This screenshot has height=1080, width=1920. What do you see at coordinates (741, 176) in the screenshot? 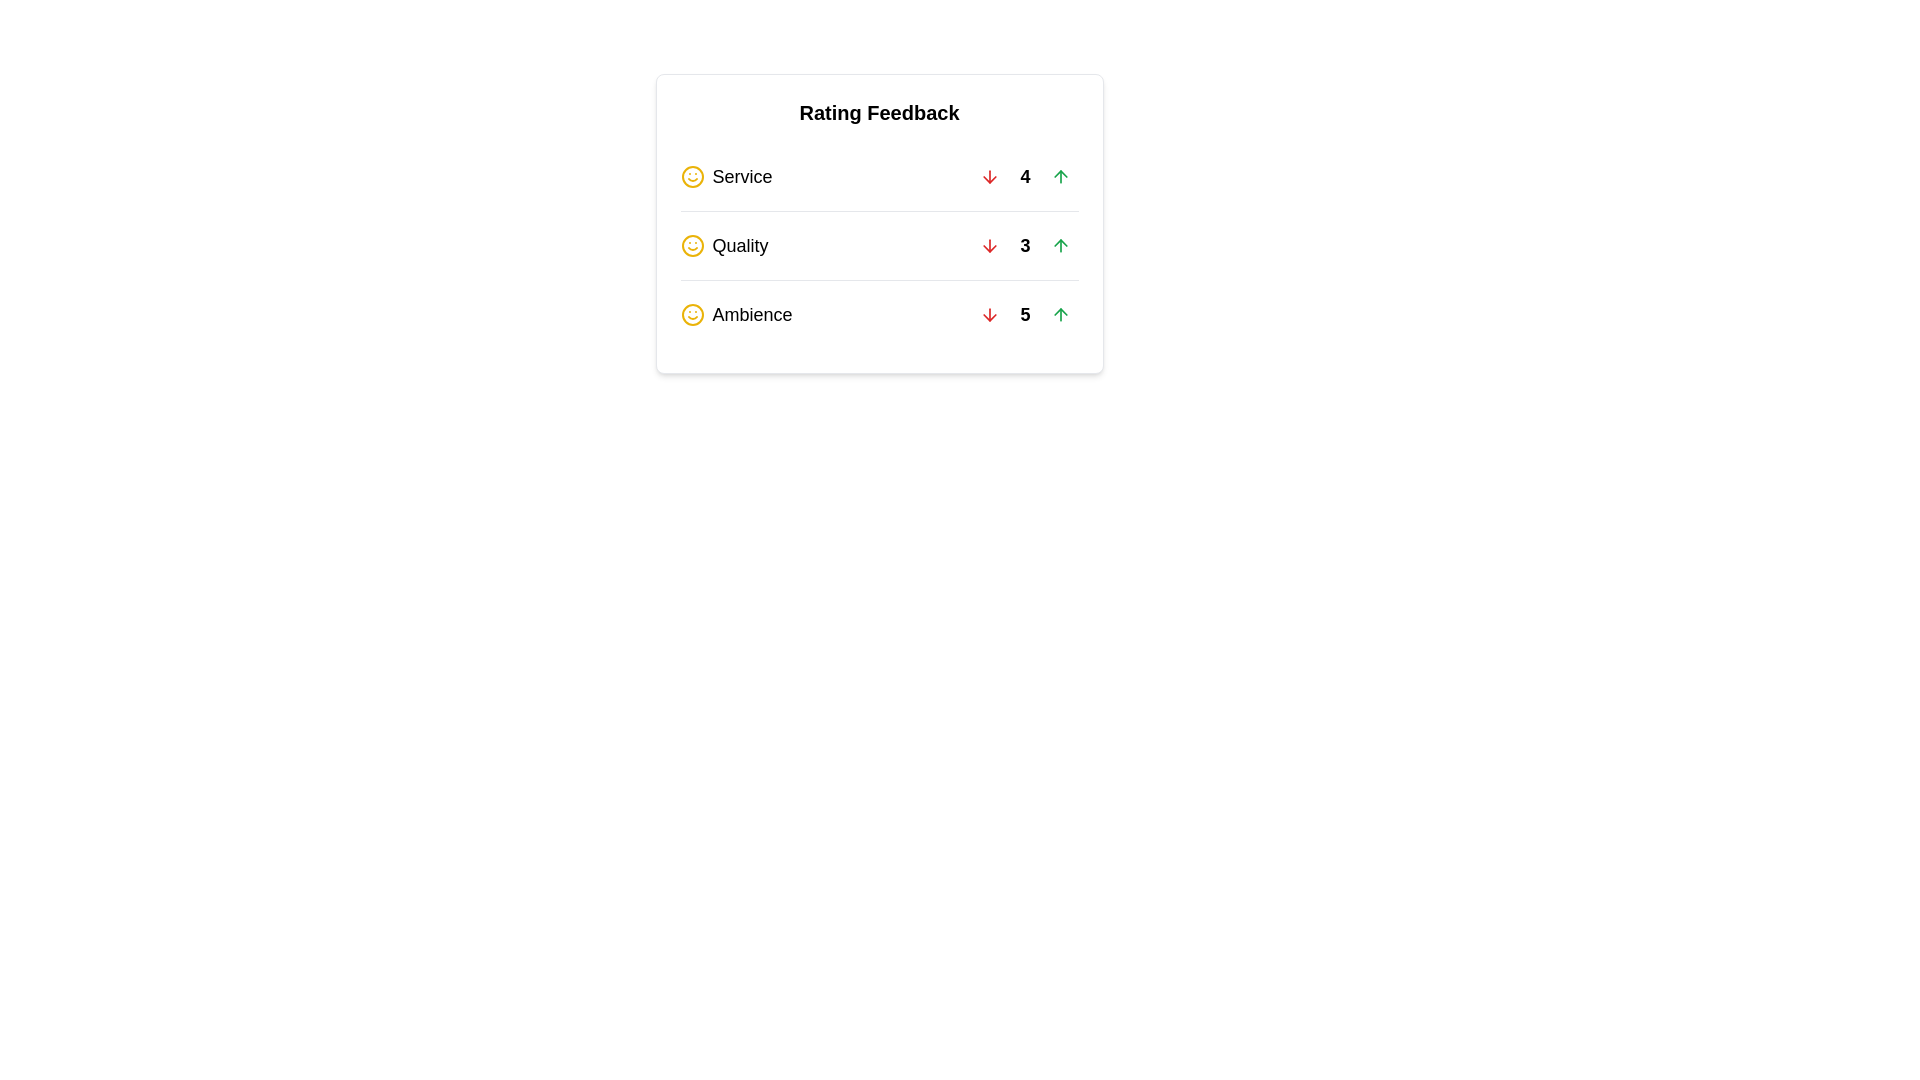
I see `on the stylized text label displaying the word 'Service', which is prominently placed in the first row of a vertical list within a card layout, aligned` at bounding box center [741, 176].